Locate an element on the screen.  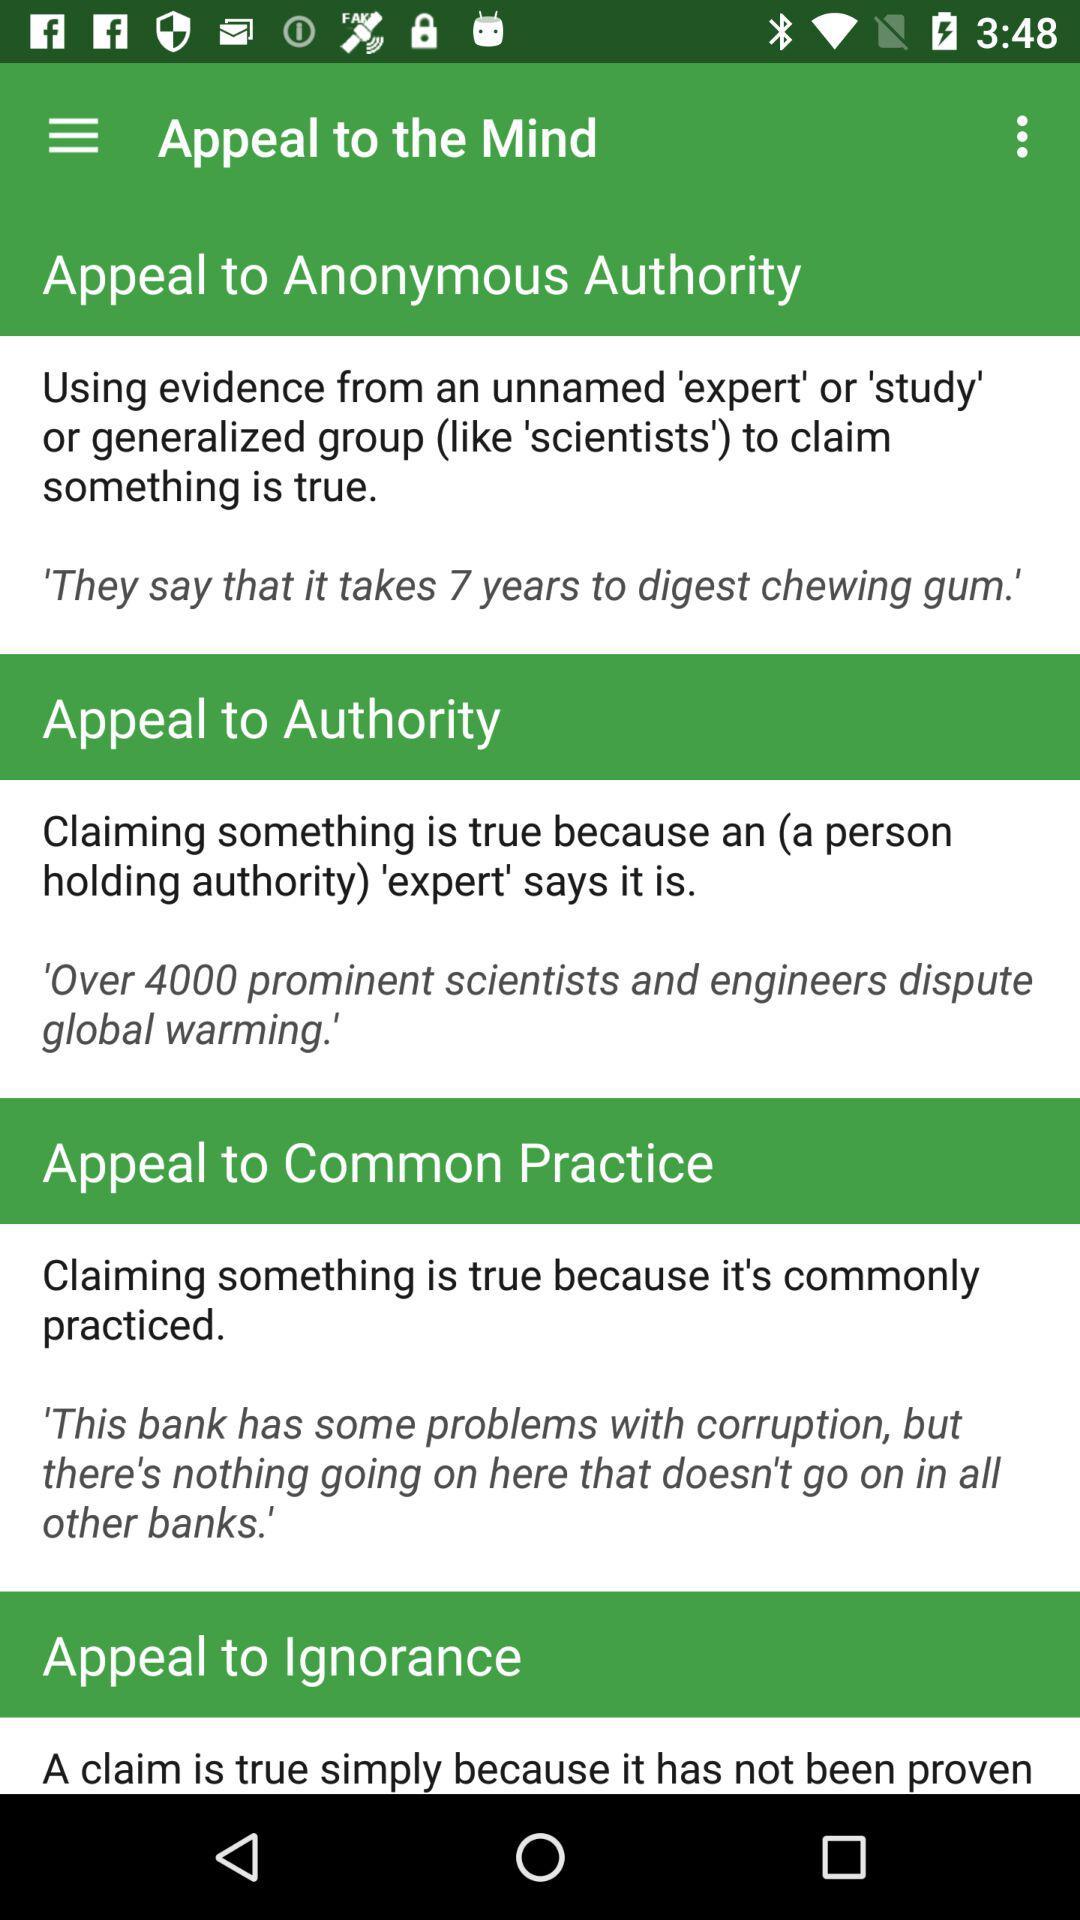
the icon above the appeal to anonymous item is located at coordinates (1027, 135).